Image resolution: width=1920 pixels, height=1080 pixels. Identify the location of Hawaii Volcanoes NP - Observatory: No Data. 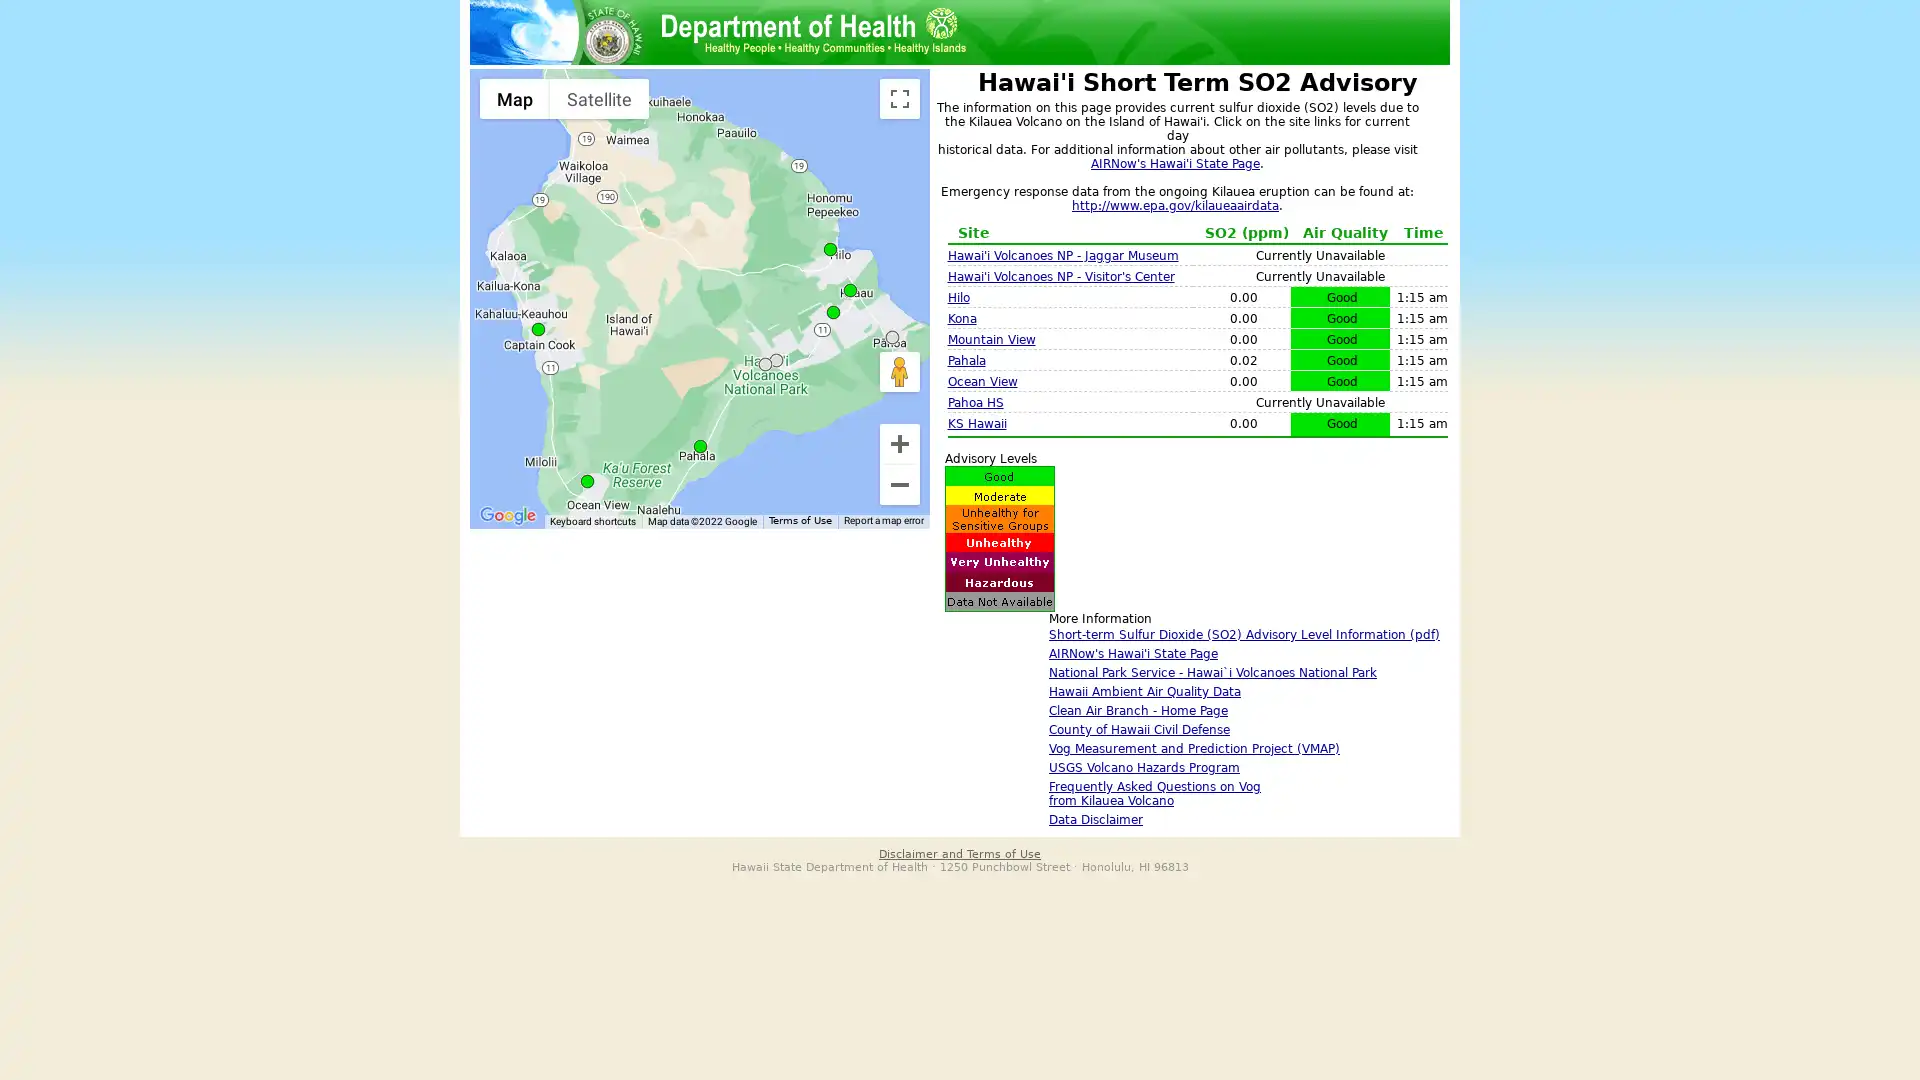
(764, 364).